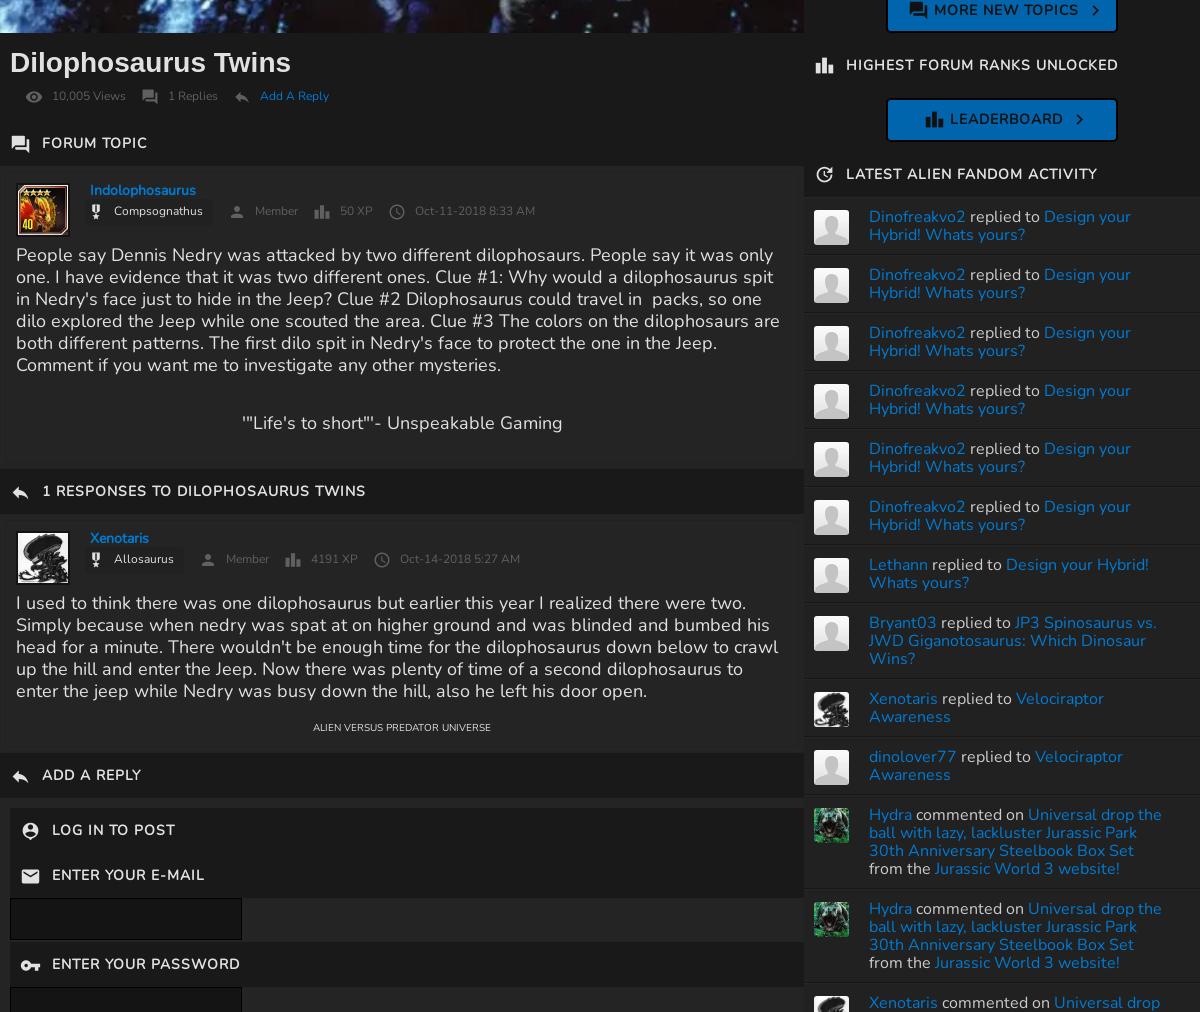  Describe the element at coordinates (458, 558) in the screenshot. I see `'Oct-14-2018 5:27 AM'` at that location.